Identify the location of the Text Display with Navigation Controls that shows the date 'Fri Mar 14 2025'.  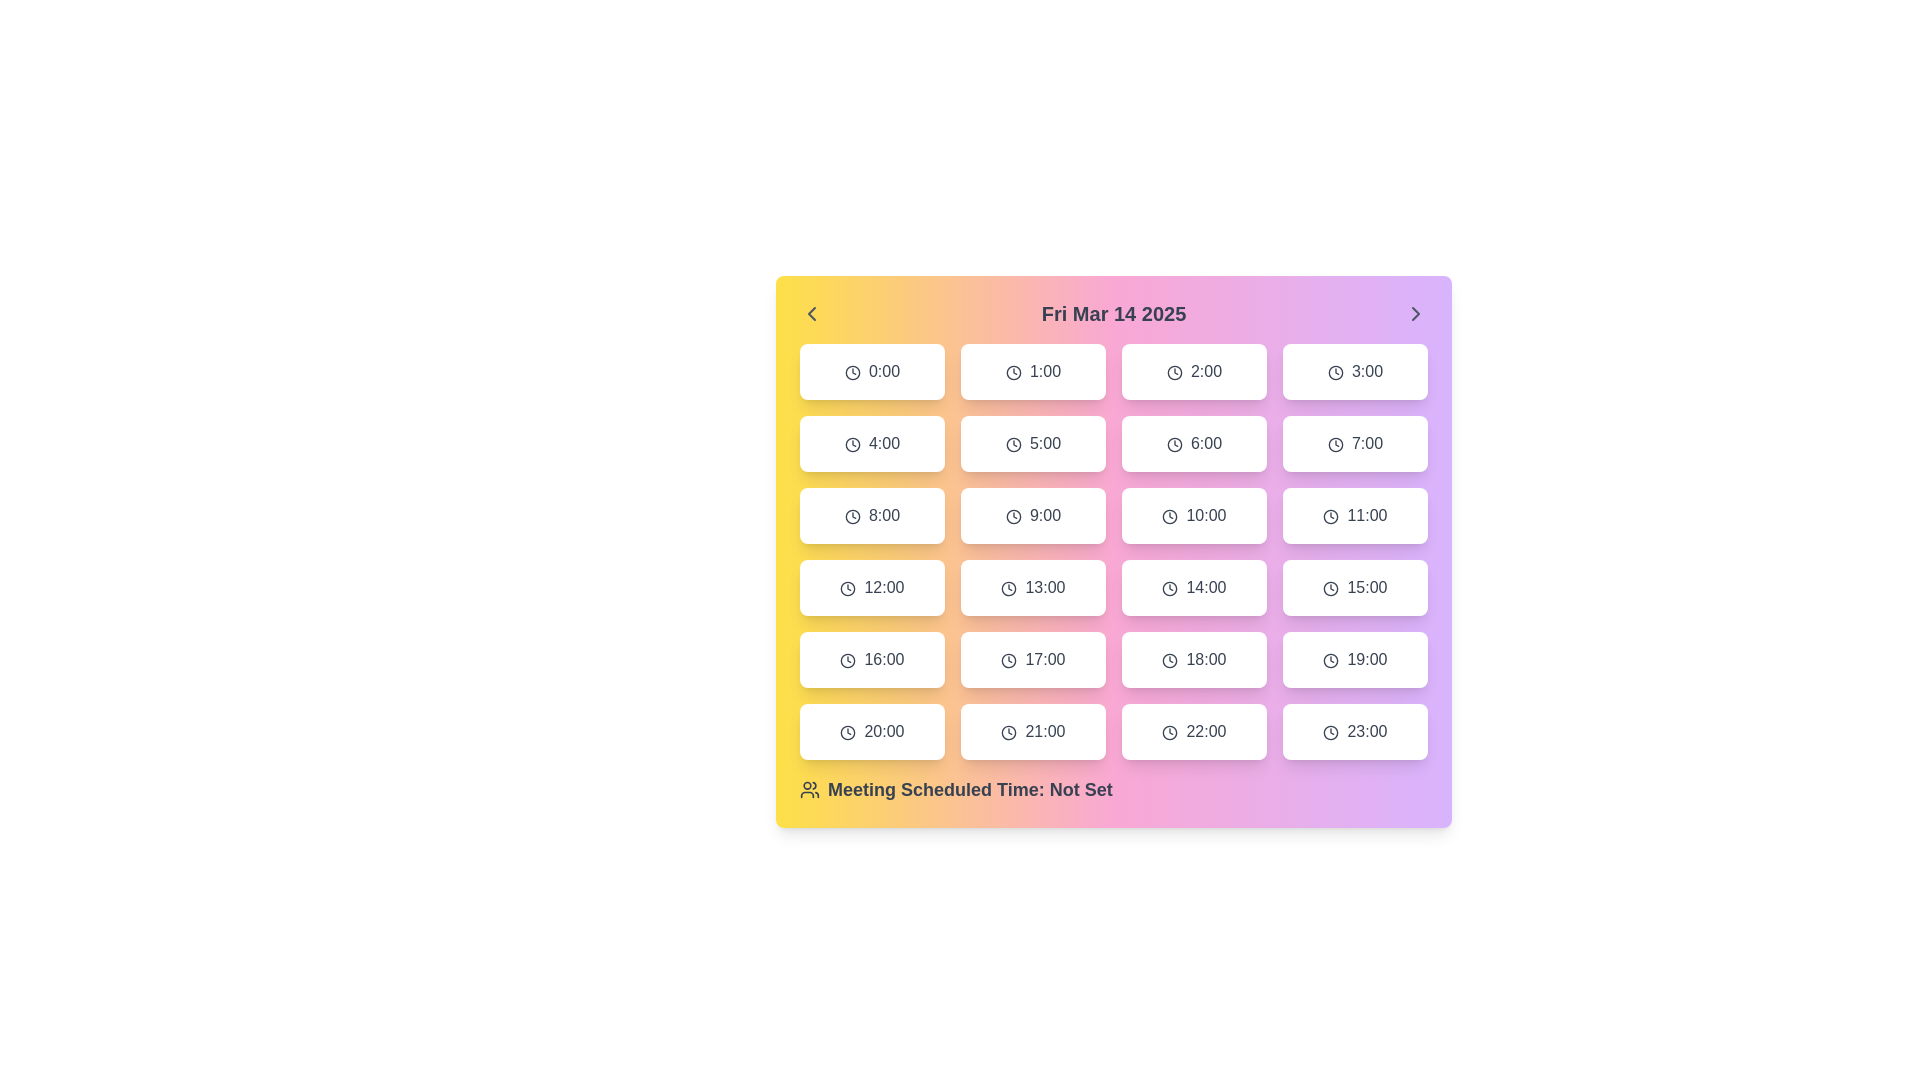
(1112, 313).